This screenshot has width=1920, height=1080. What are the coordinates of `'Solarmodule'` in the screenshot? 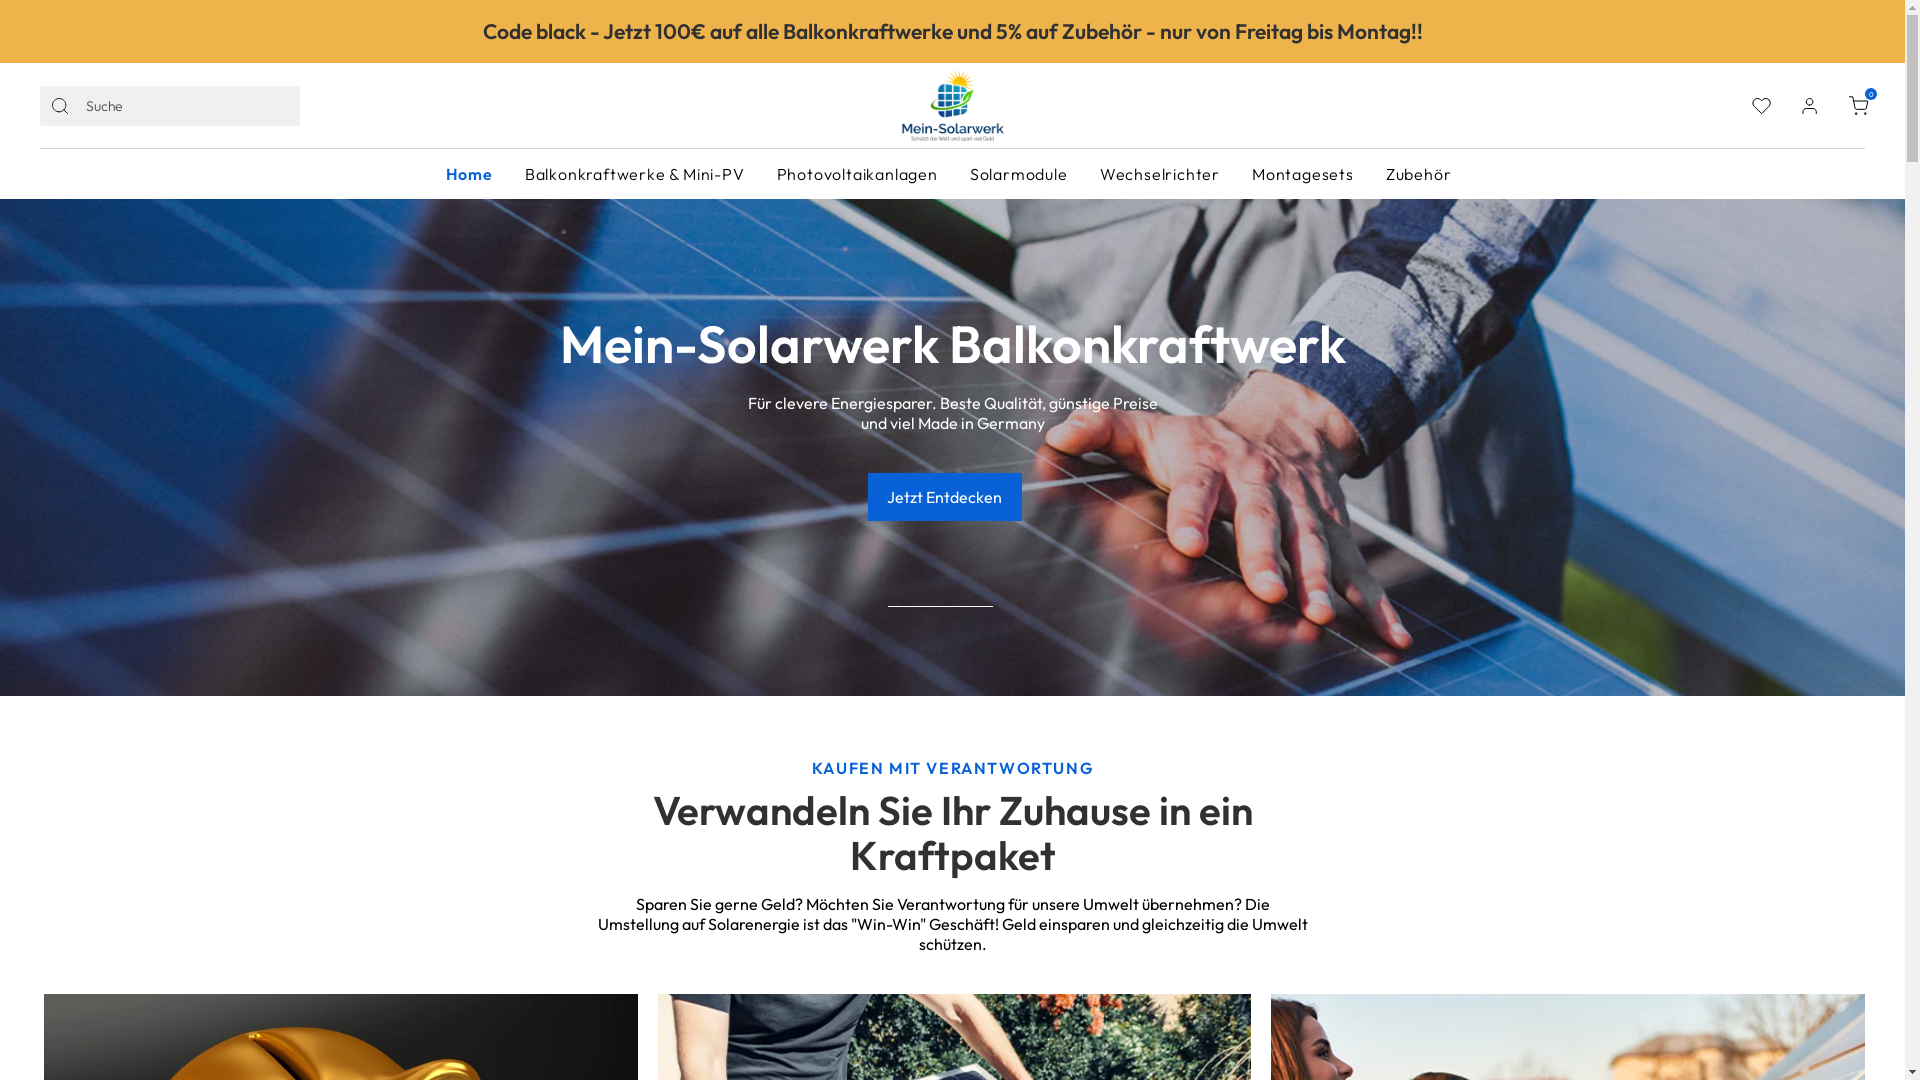 It's located at (1018, 172).